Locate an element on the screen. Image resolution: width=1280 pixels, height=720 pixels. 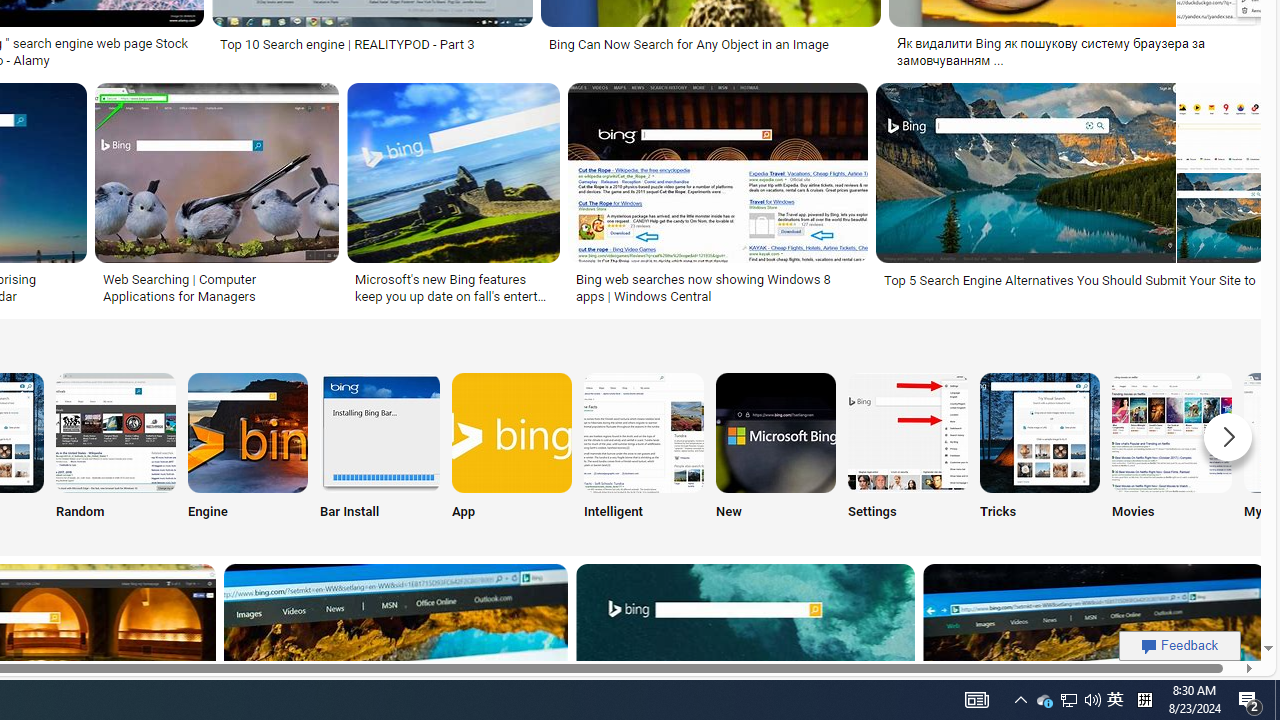
'Movies' is located at coordinates (1171, 450).